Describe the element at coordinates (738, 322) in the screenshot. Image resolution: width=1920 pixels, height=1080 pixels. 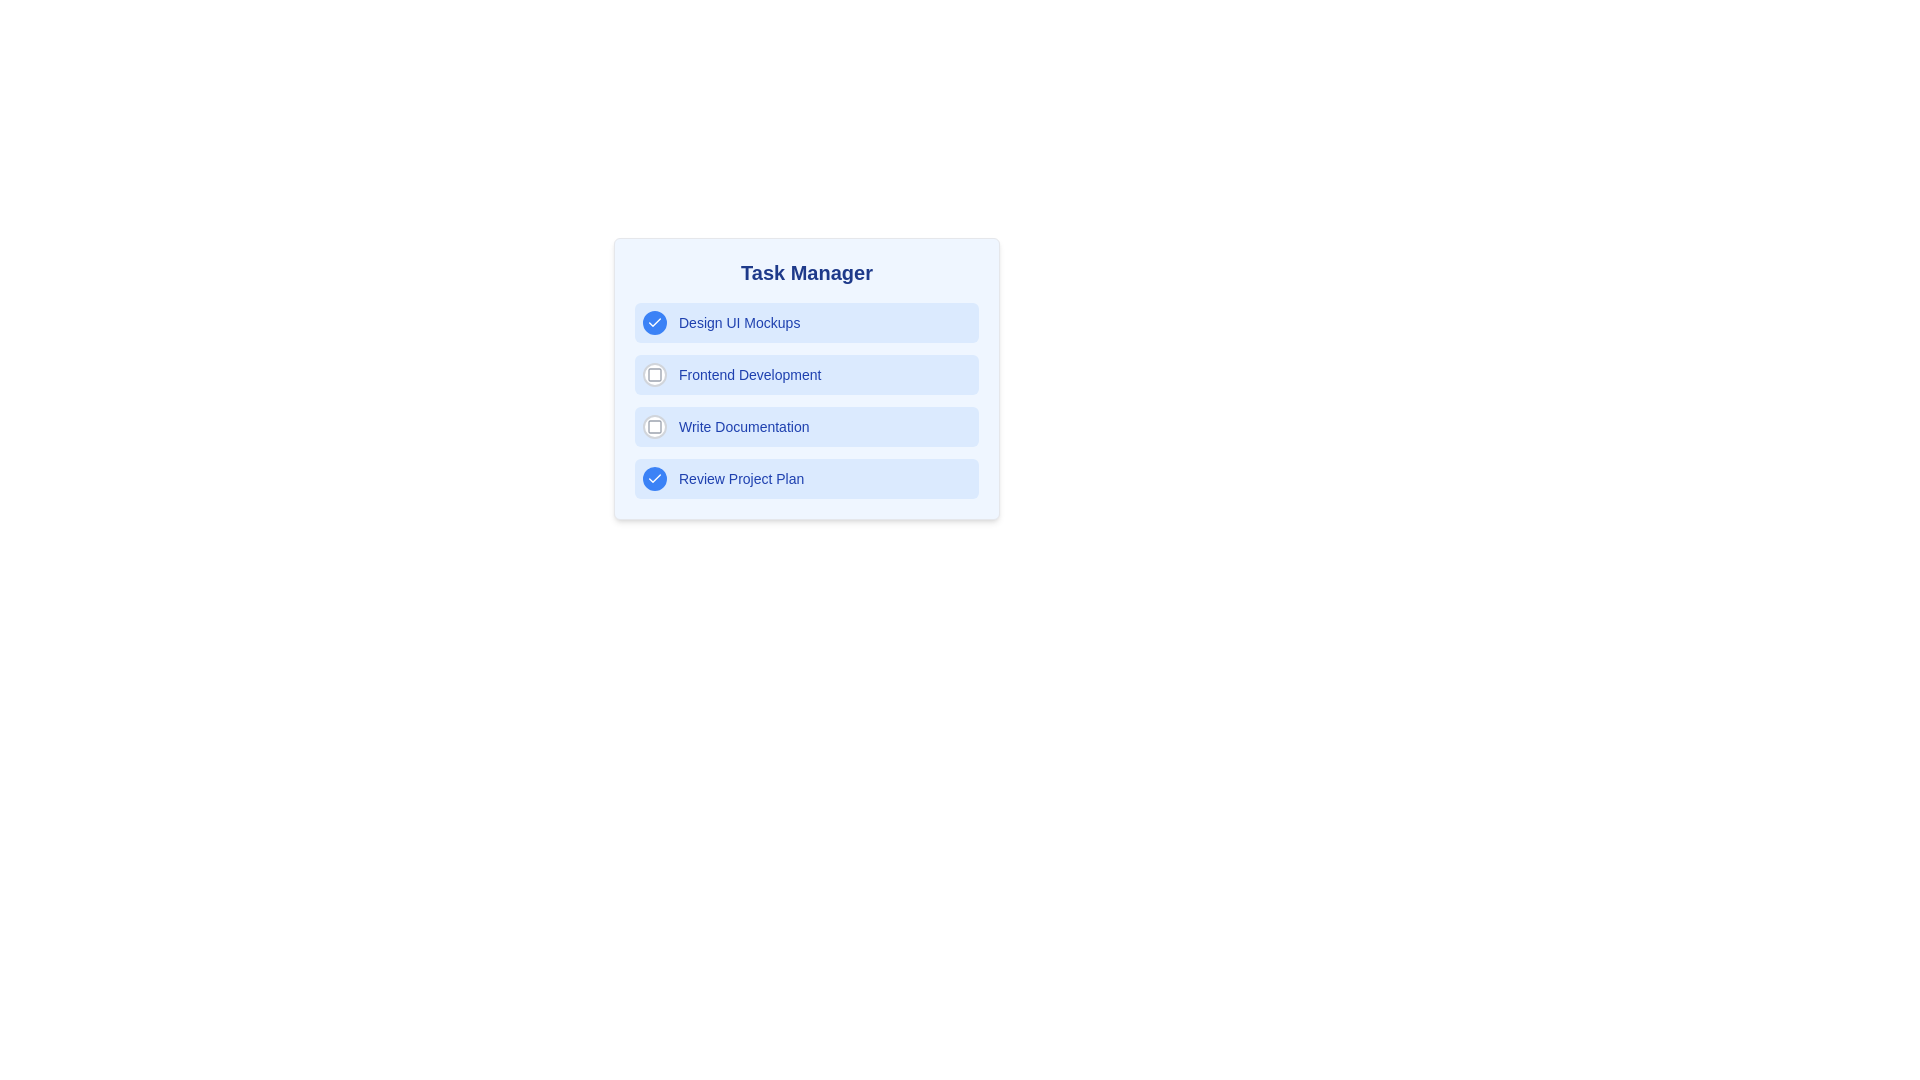
I see `the task label corresponding to Design UI Mockups` at that location.